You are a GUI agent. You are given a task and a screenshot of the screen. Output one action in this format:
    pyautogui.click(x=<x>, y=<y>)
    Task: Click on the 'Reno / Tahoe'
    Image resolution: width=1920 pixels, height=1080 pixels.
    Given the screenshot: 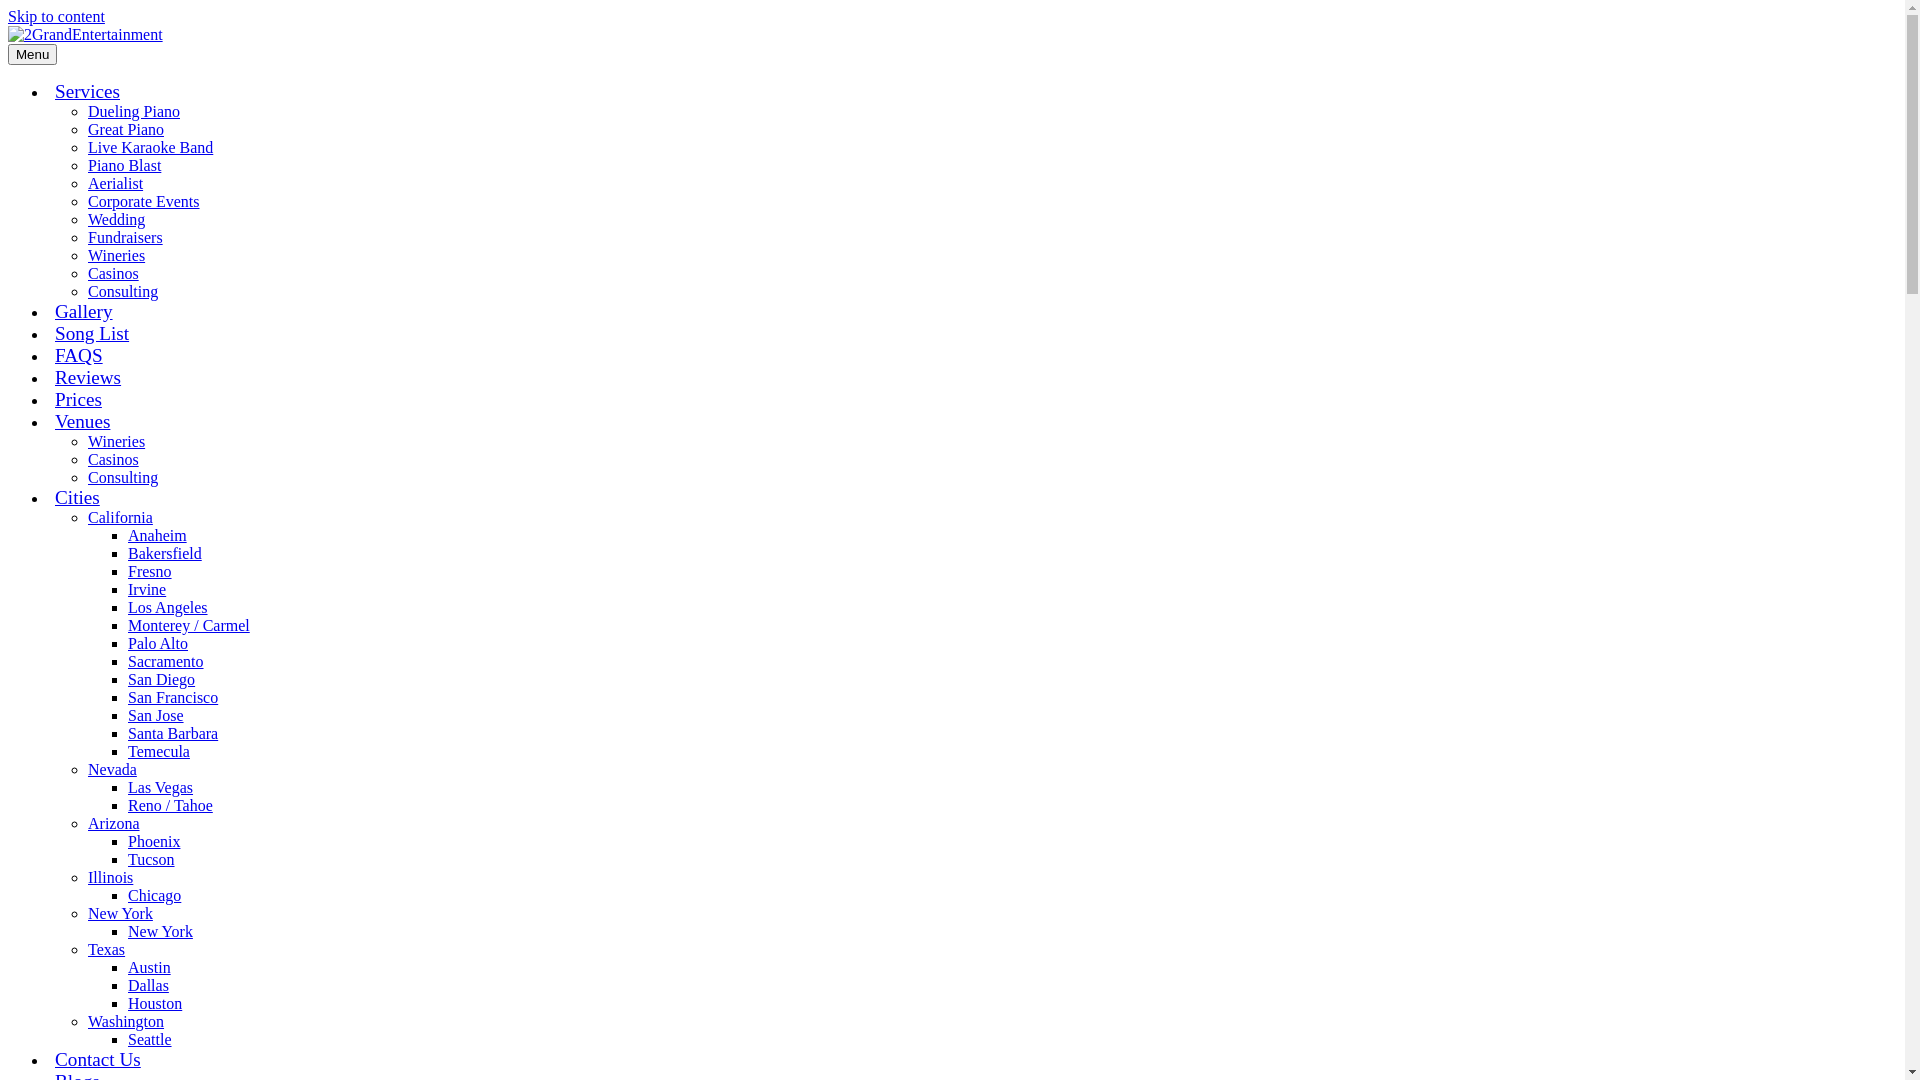 What is the action you would take?
    pyautogui.click(x=170, y=804)
    